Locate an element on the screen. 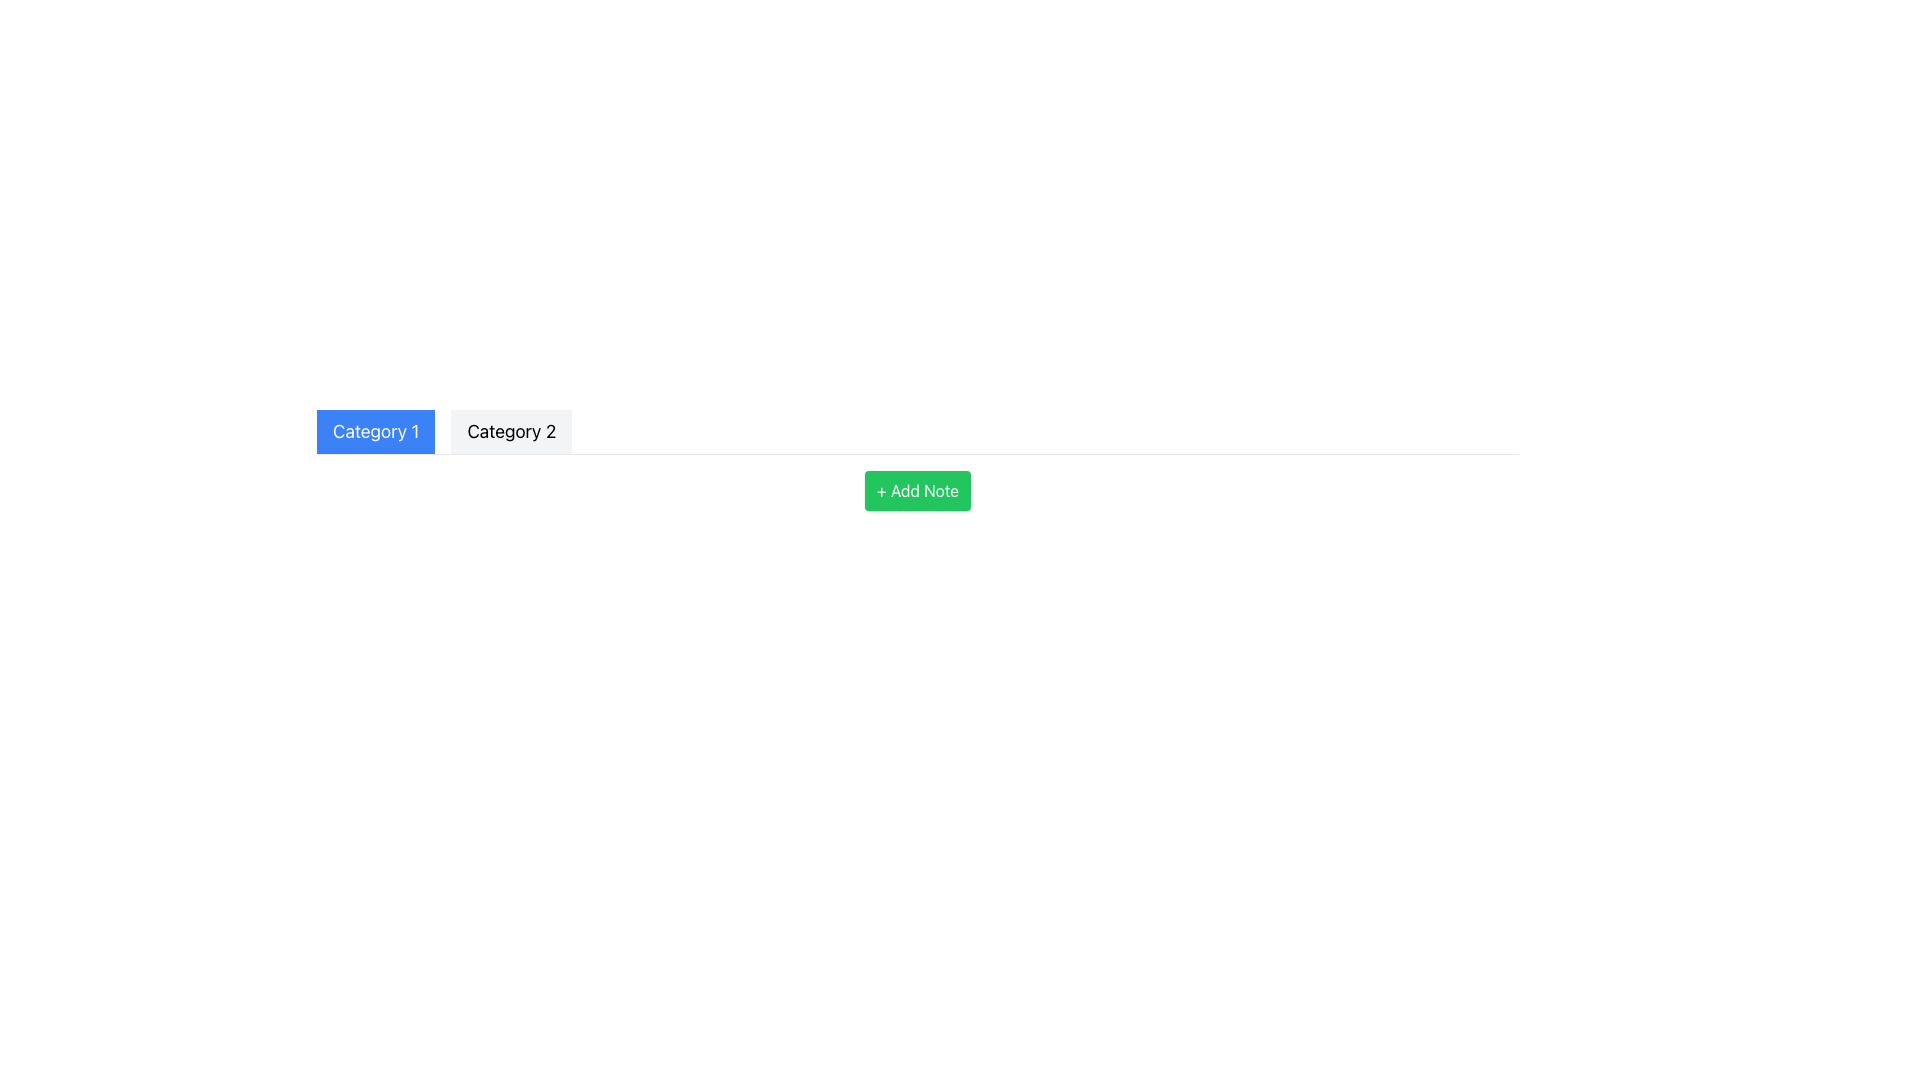 The height and width of the screenshot is (1080, 1920). the category display or selector bar containing the buttons labeled 'Category 1' and 'Category 2' is located at coordinates (916, 431).